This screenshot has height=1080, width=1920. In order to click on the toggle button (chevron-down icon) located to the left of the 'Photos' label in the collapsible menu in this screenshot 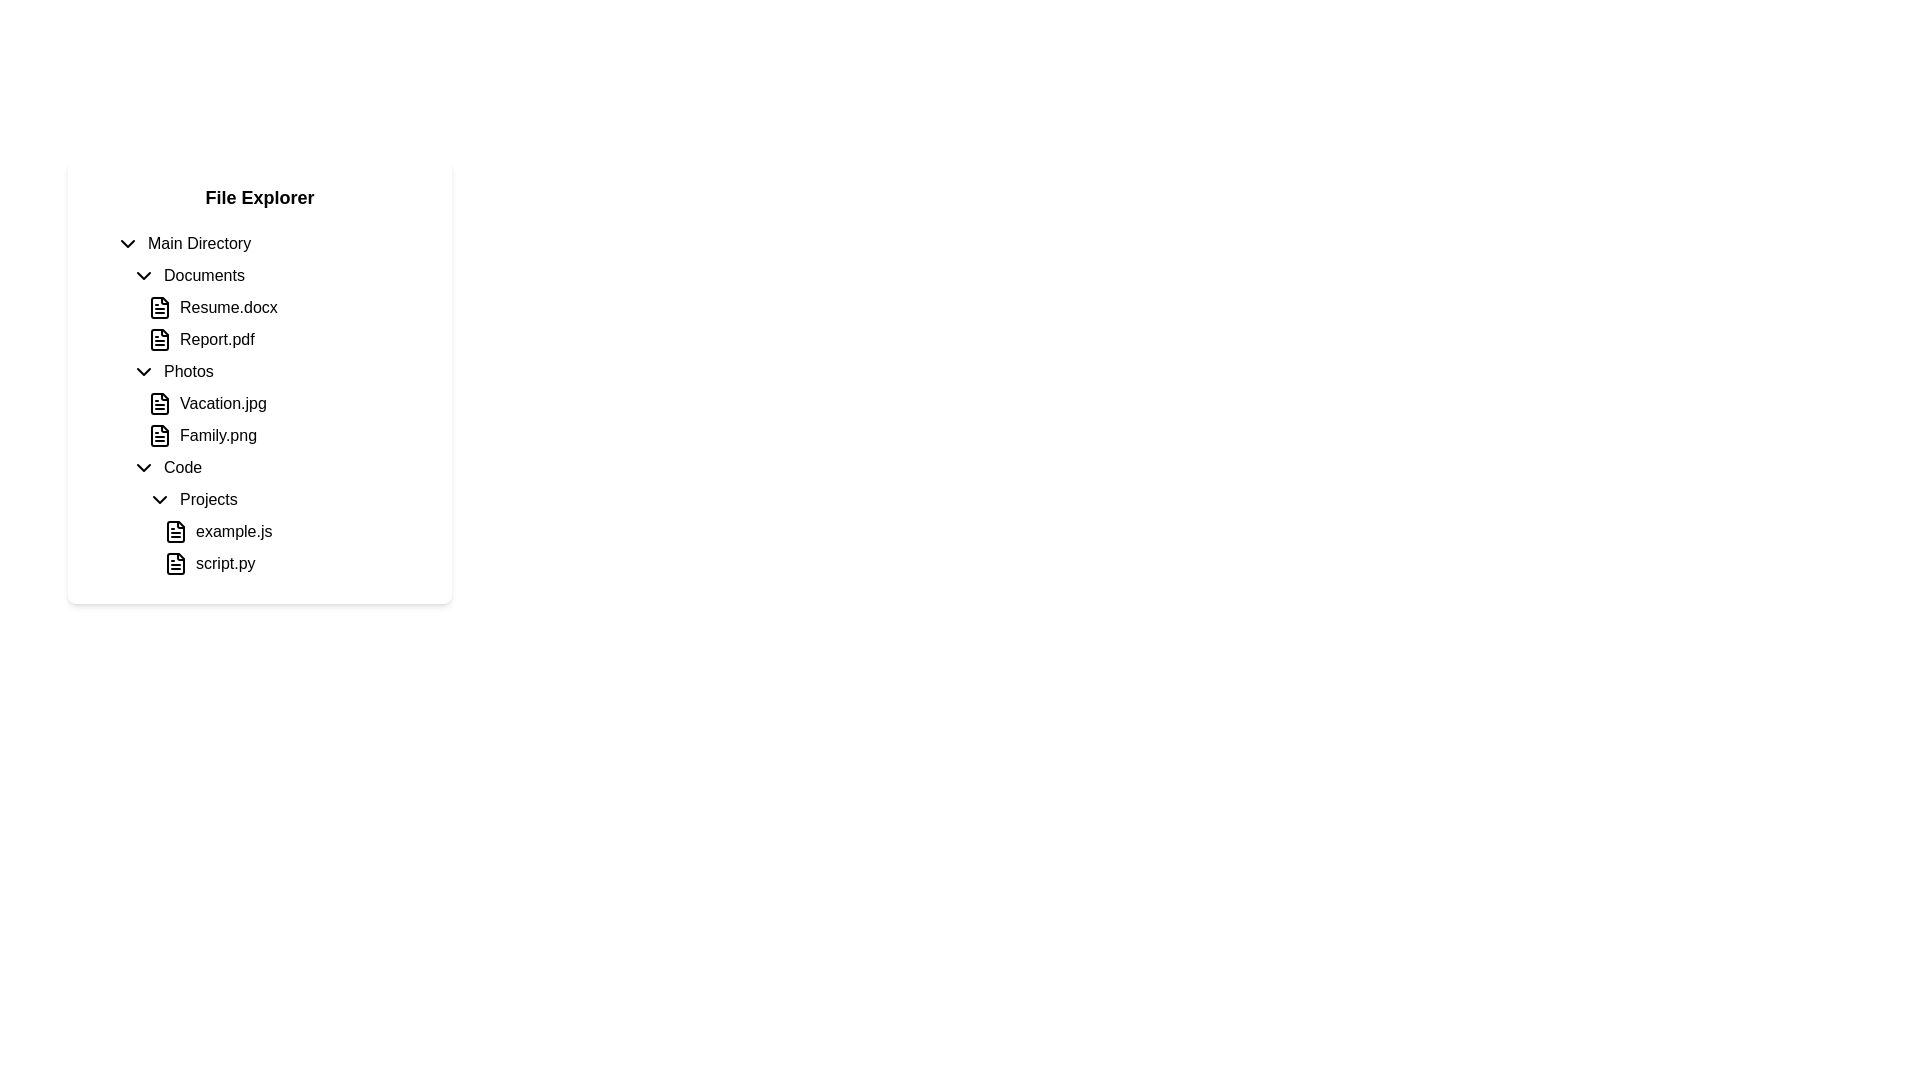, I will do `click(143, 371)`.